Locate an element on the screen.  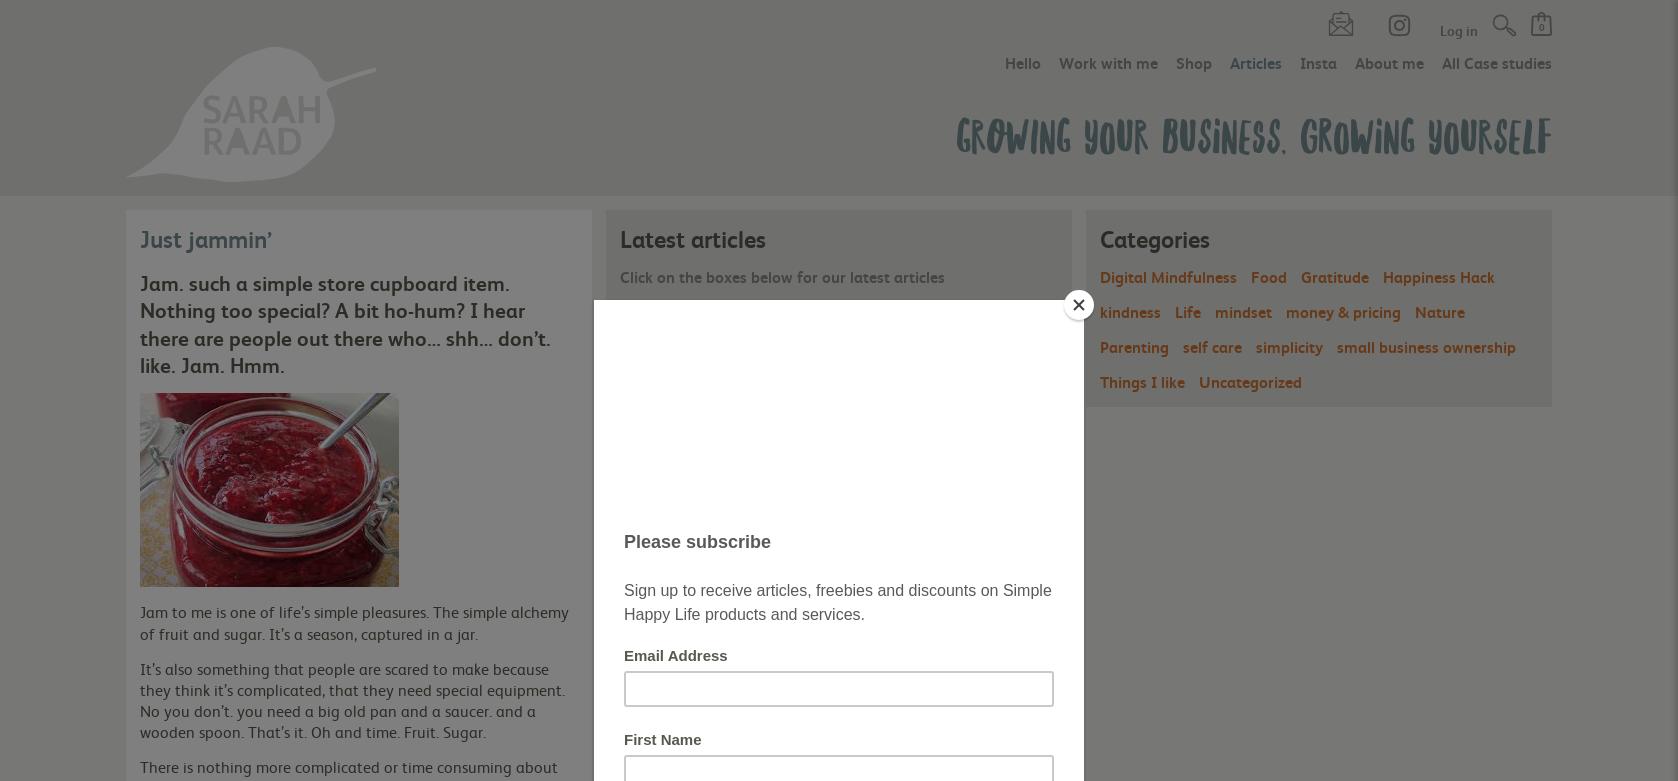
'Jam. such a simple store cupboard item. Nothing too special? A bit ho-hum? I hear there are people out there who… shh… don’t. like. Jam. Hmm.' is located at coordinates (345, 323).